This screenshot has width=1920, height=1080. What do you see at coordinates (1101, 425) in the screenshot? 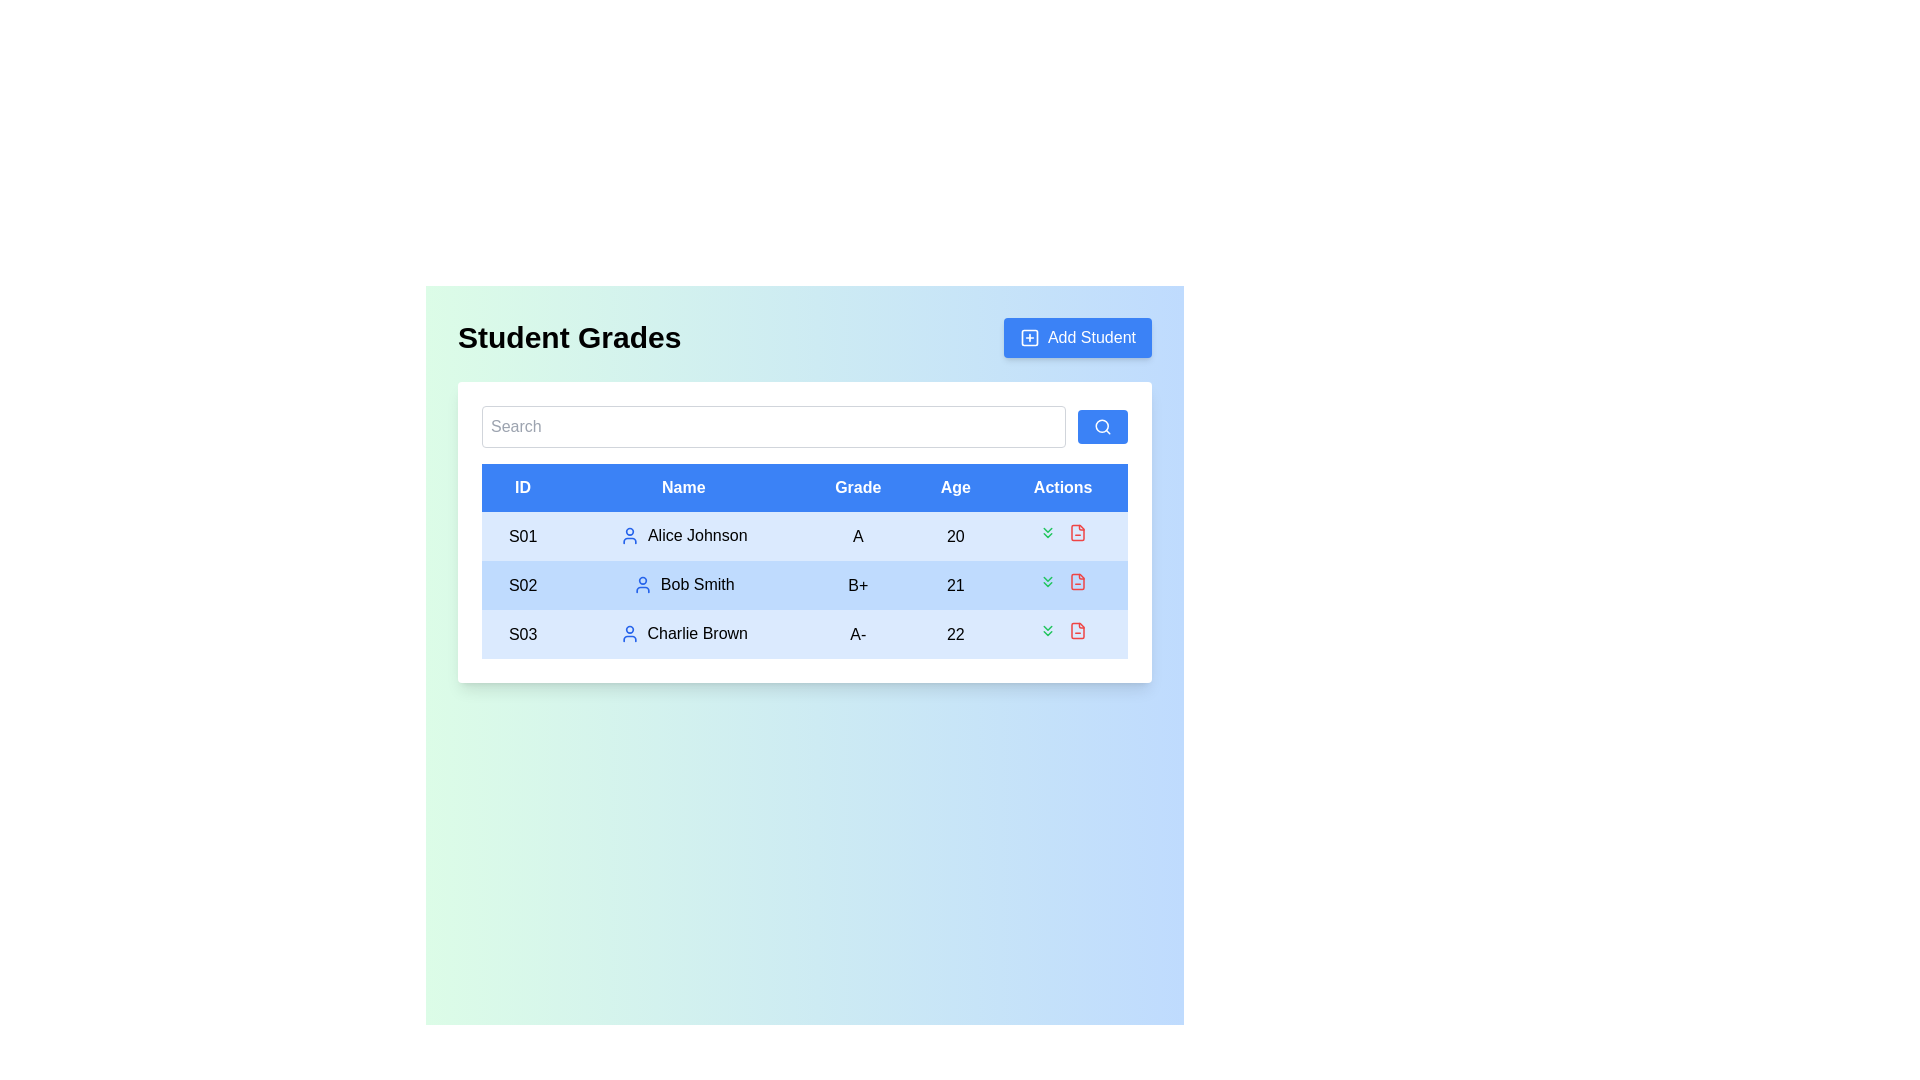
I see `the SVG circle element that forms the lens portion of the search icon located at the upper-right corner of the table's header, beside the search bar` at bounding box center [1101, 425].